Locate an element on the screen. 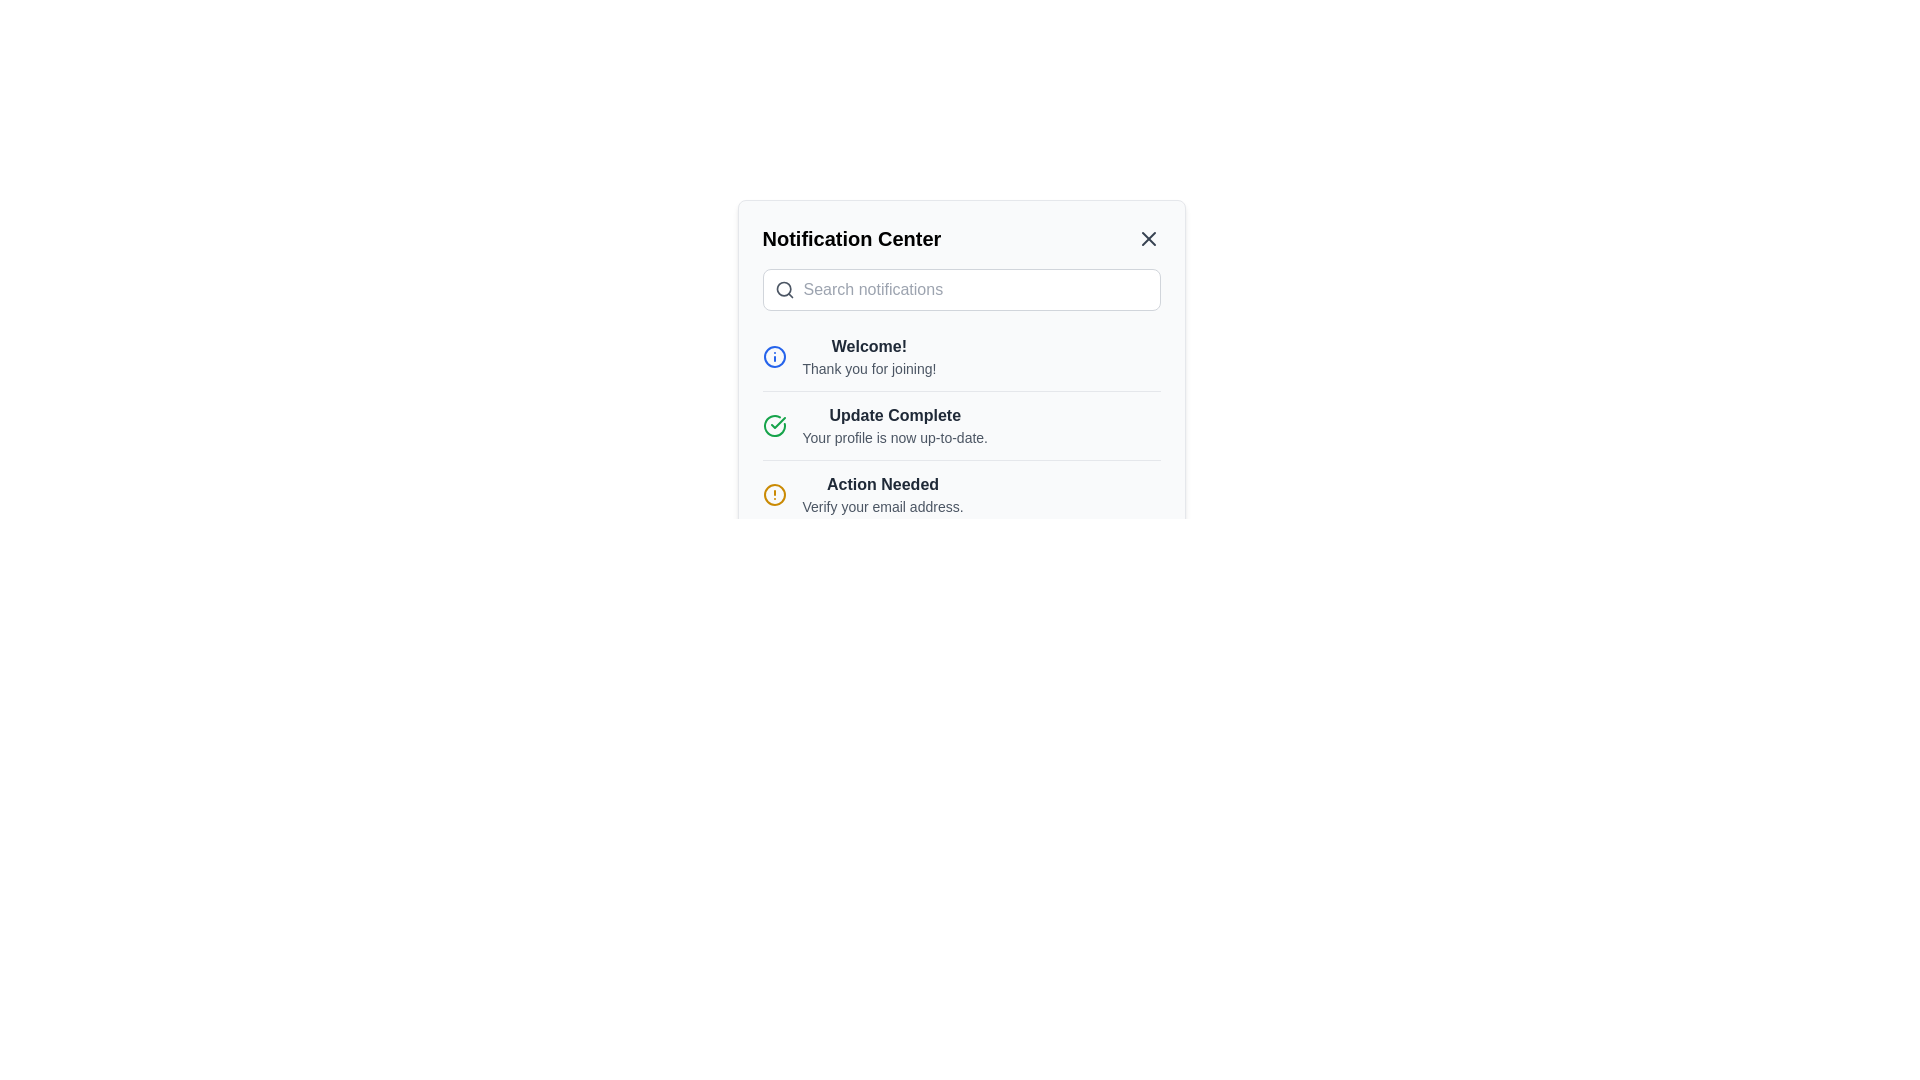 This screenshot has width=1920, height=1080. the email verification notification item located in the Notification Center is located at coordinates (961, 494).